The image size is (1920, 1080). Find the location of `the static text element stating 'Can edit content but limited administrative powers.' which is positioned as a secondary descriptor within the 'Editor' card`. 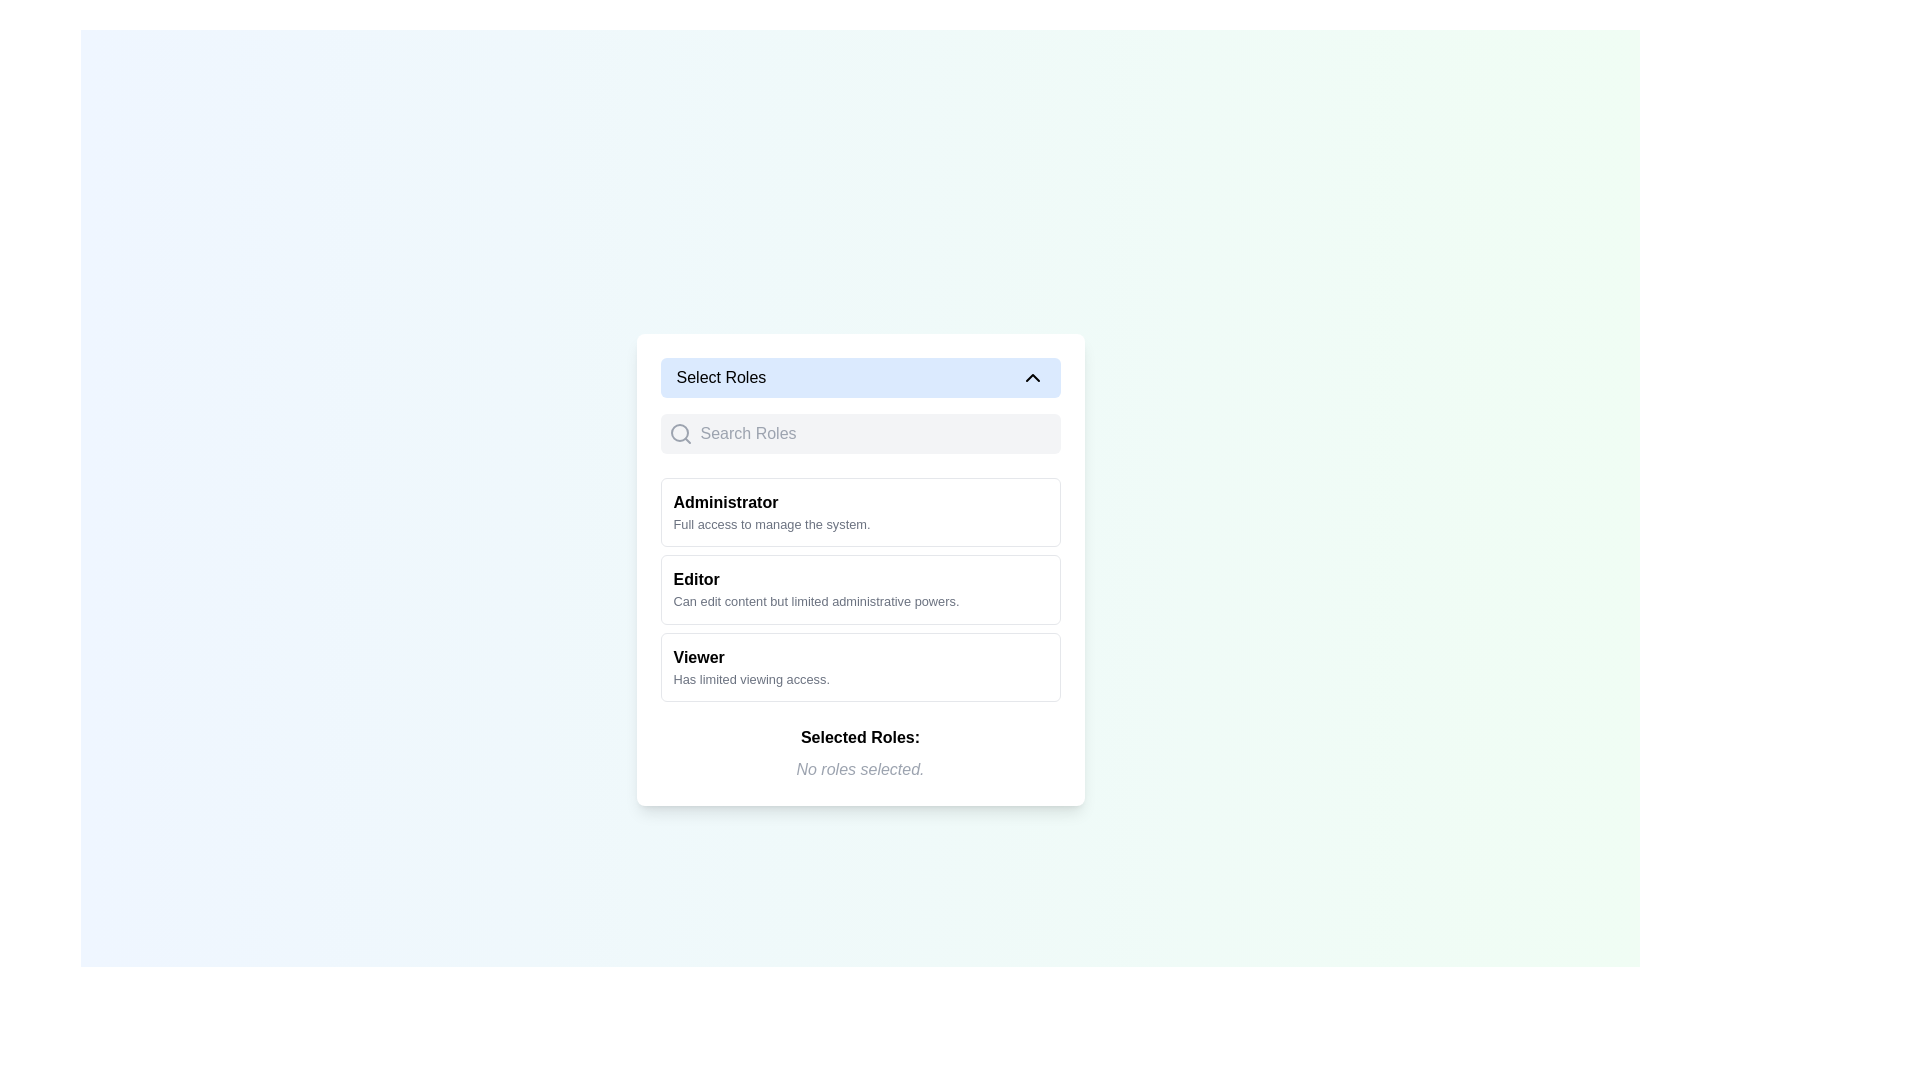

the static text element stating 'Can edit content but limited administrative powers.' which is positioned as a secondary descriptor within the 'Editor' card is located at coordinates (816, 600).